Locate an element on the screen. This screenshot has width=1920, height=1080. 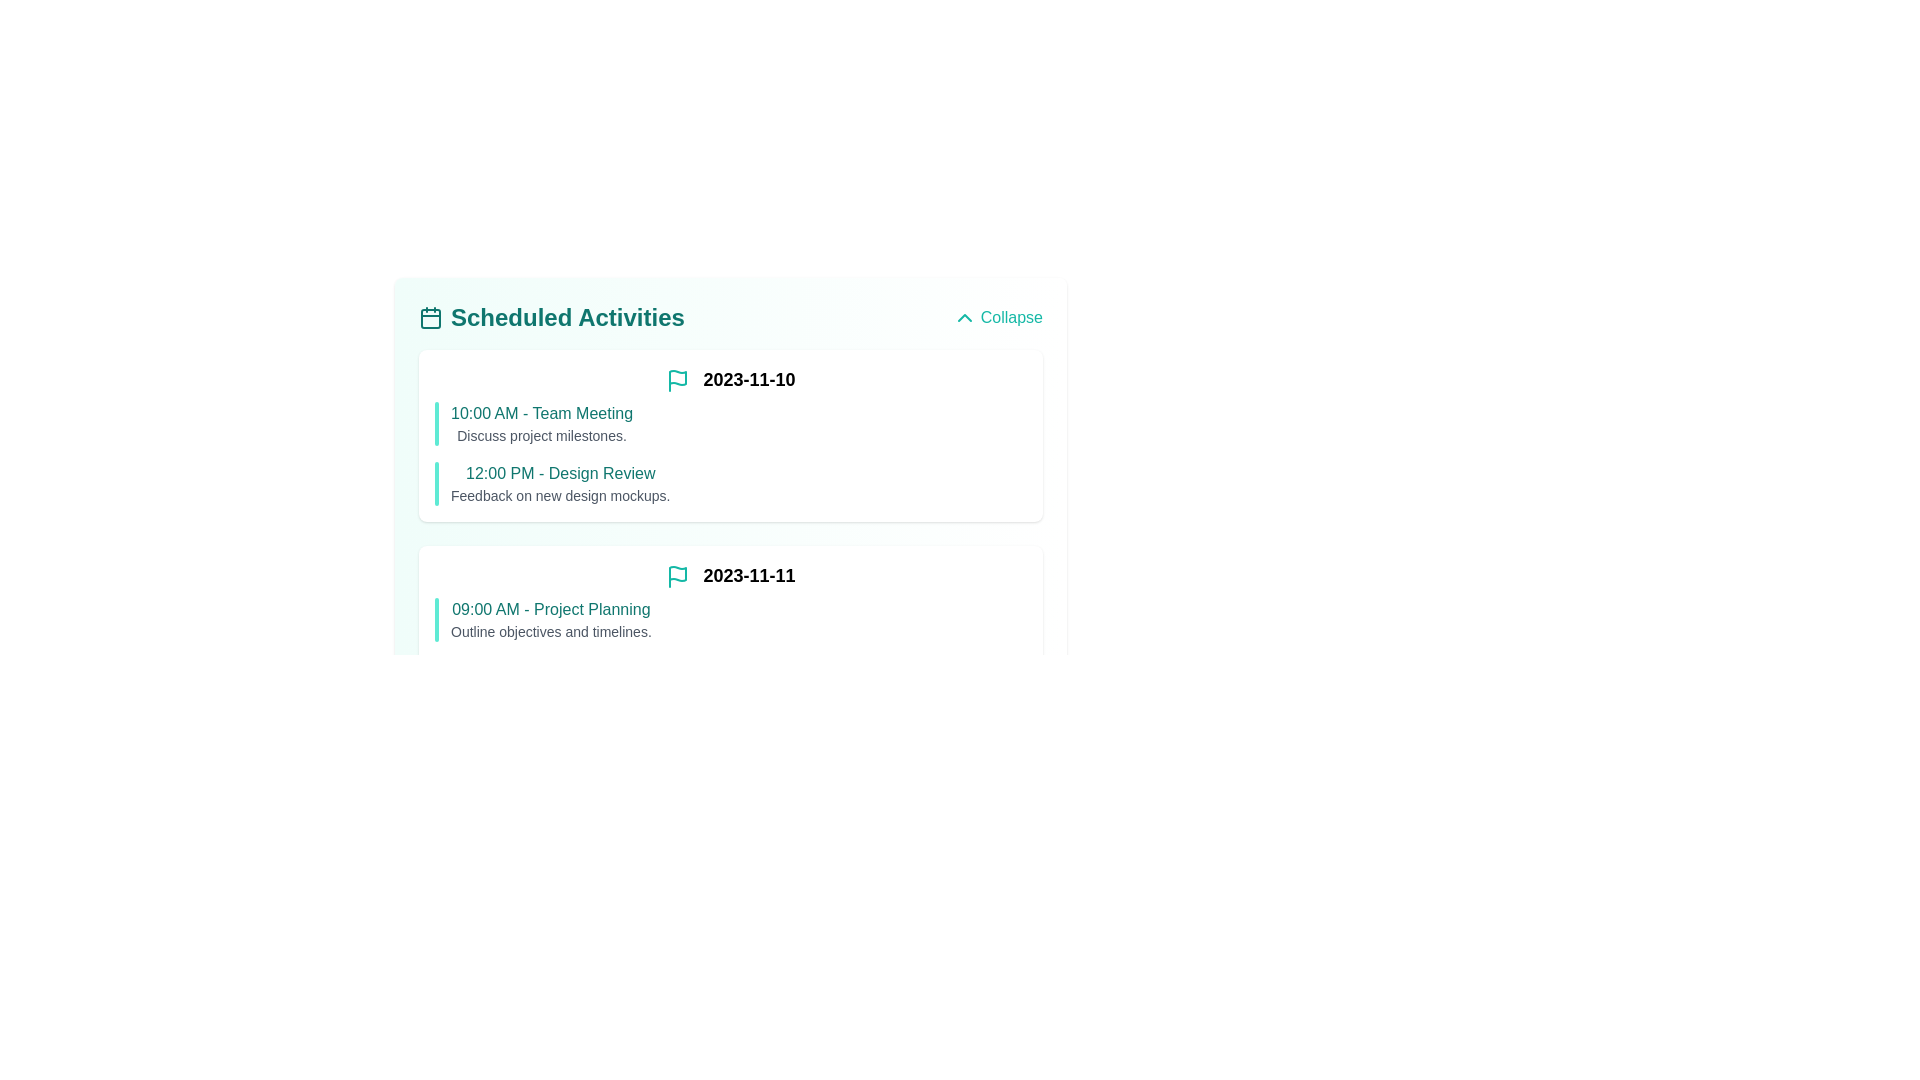
descriptive text located below the primary heading '09:00 AM - Project Planning' for the scheduled event on '2023-11-11' is located at coordinates (551, 632).